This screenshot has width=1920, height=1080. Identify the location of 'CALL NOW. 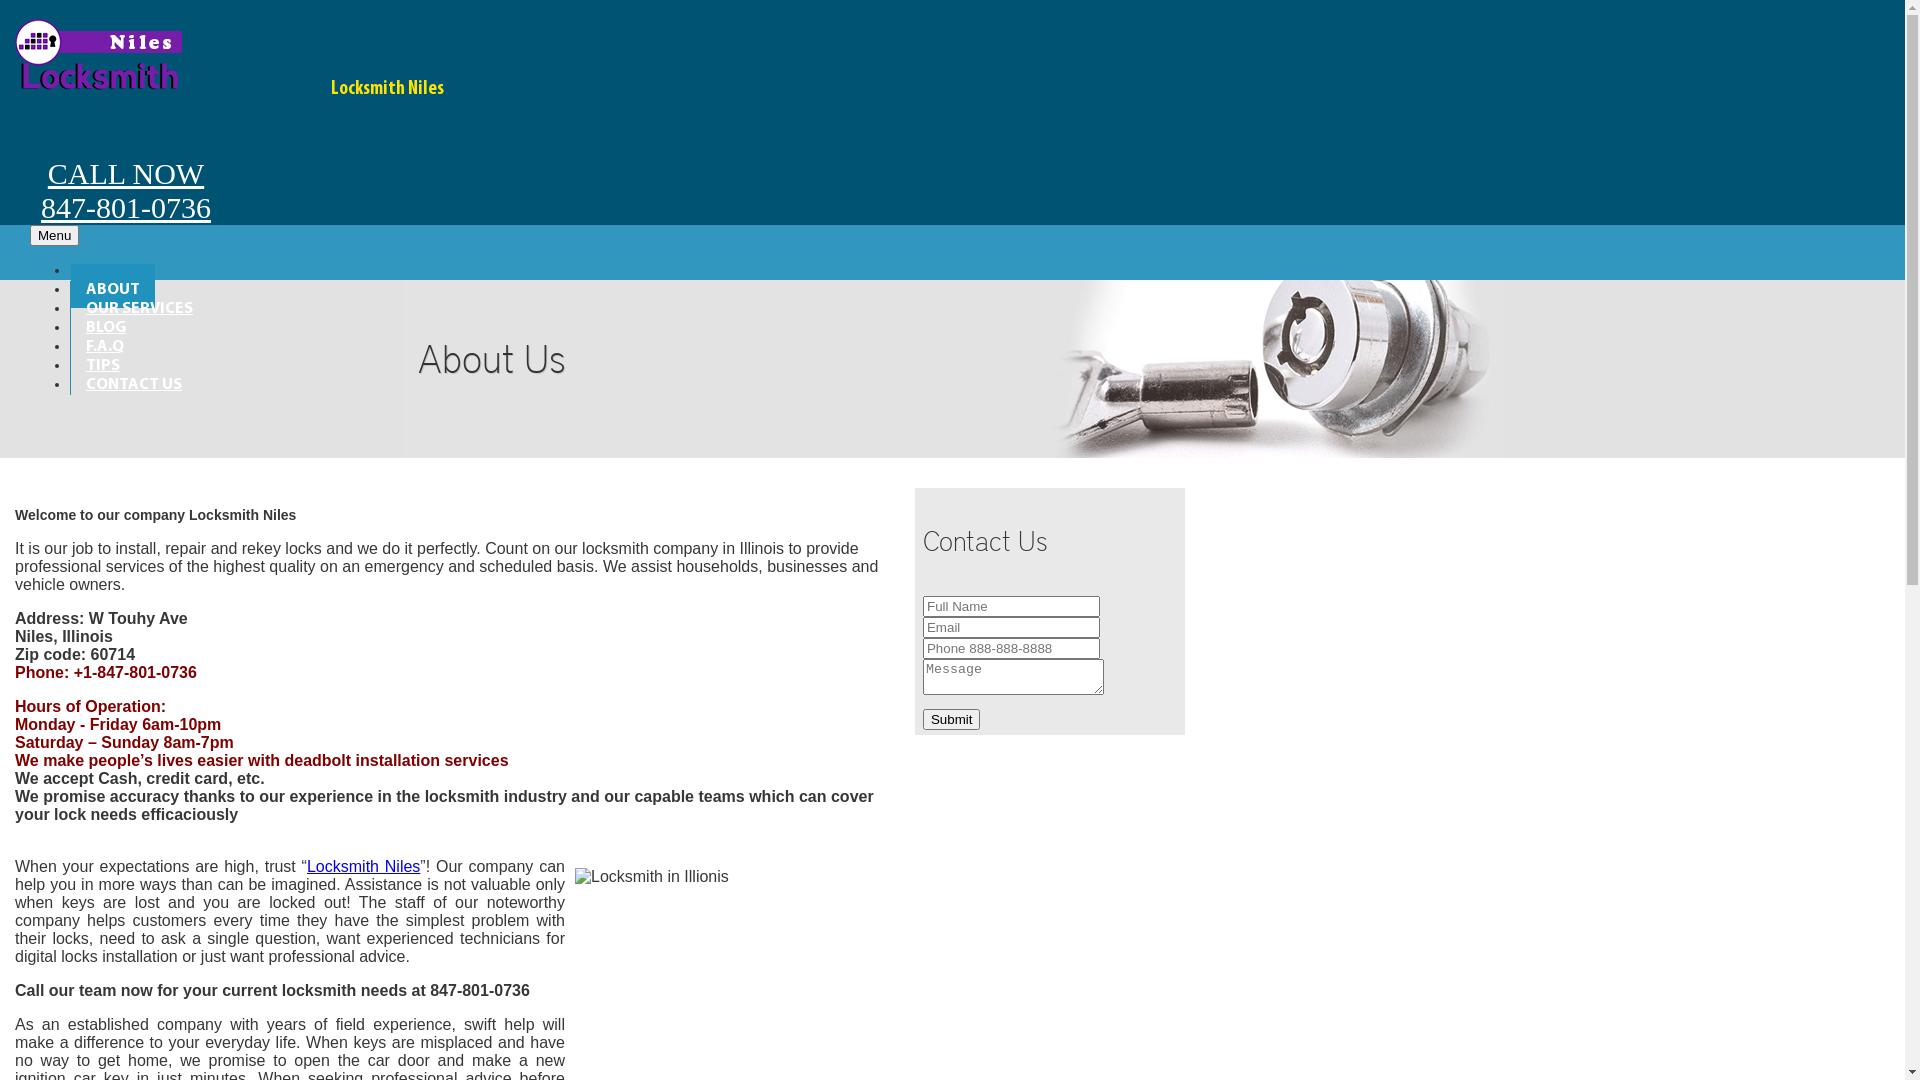
(14, 164).